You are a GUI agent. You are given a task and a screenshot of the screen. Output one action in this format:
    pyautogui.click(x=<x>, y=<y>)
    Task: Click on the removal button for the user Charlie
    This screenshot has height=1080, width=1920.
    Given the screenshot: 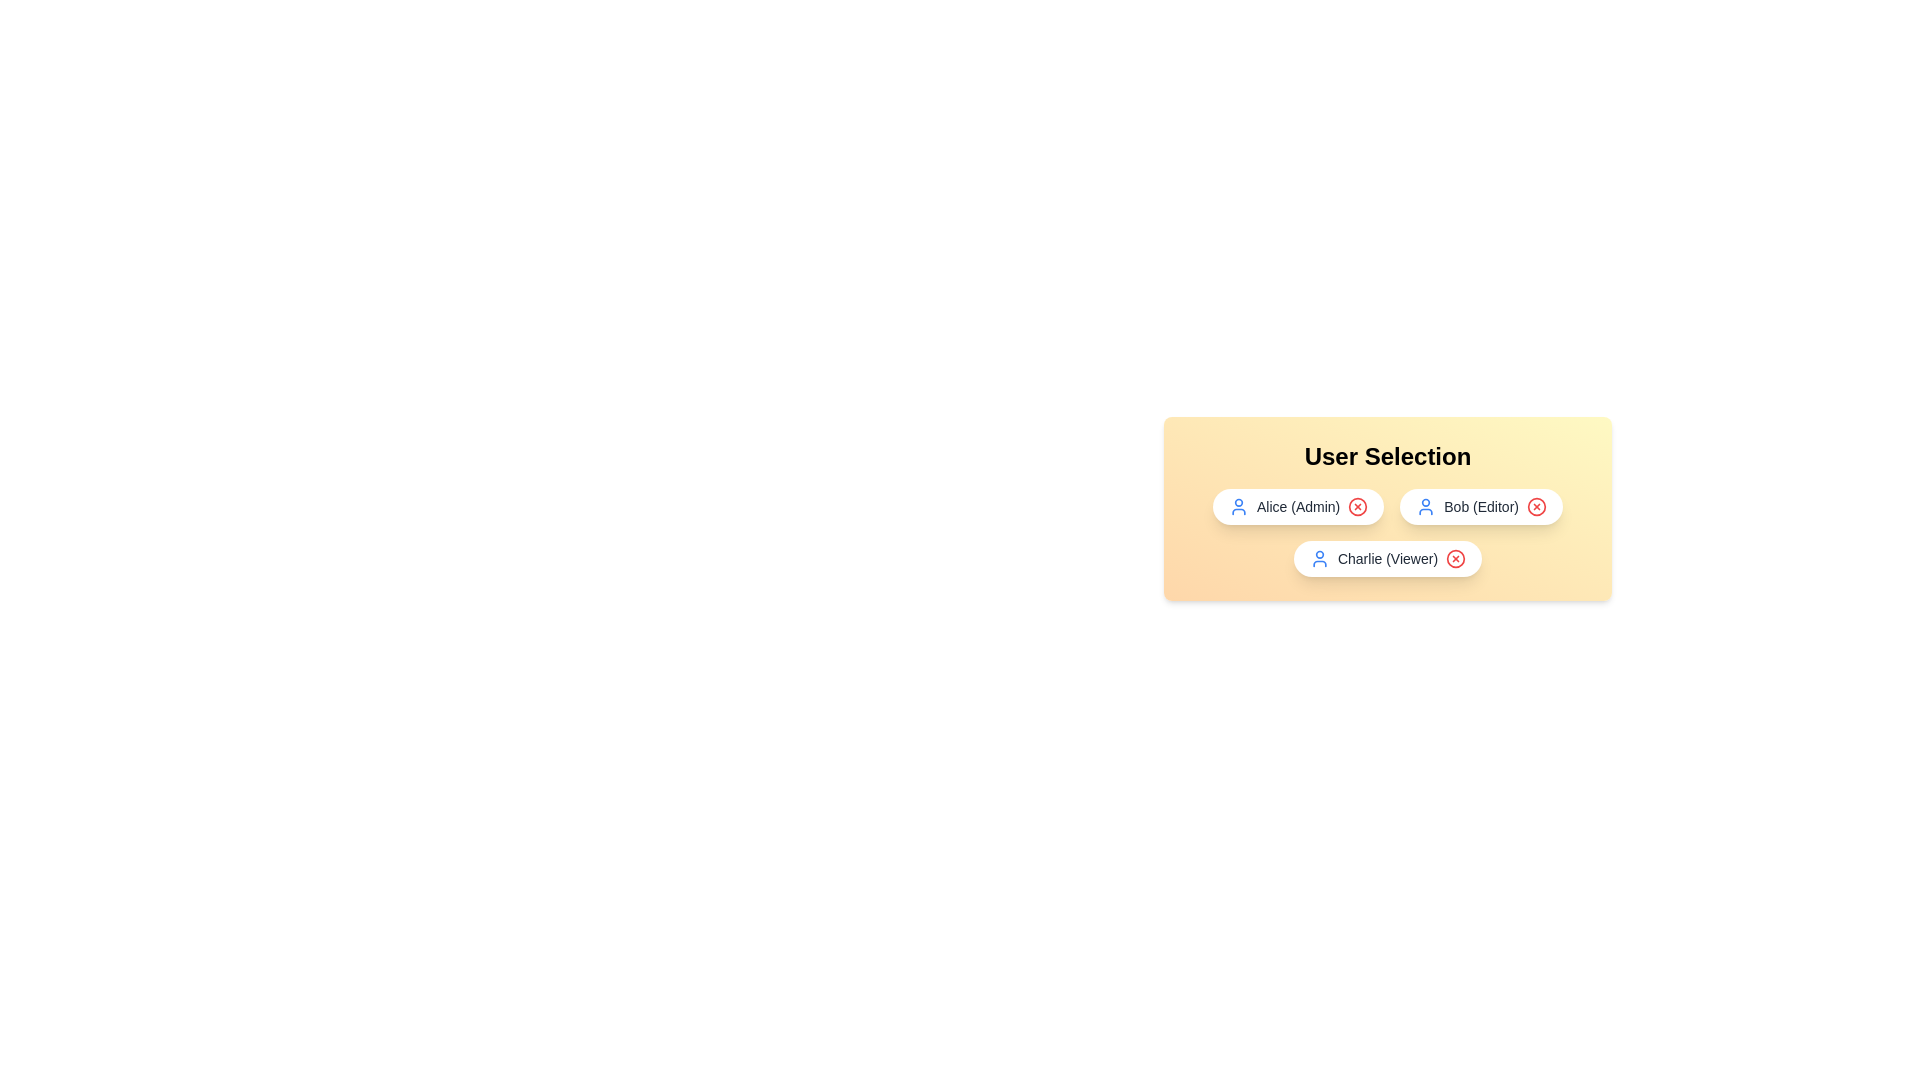 What is the action you would take?
    pyautogui.click(x=1456, y=559)
    